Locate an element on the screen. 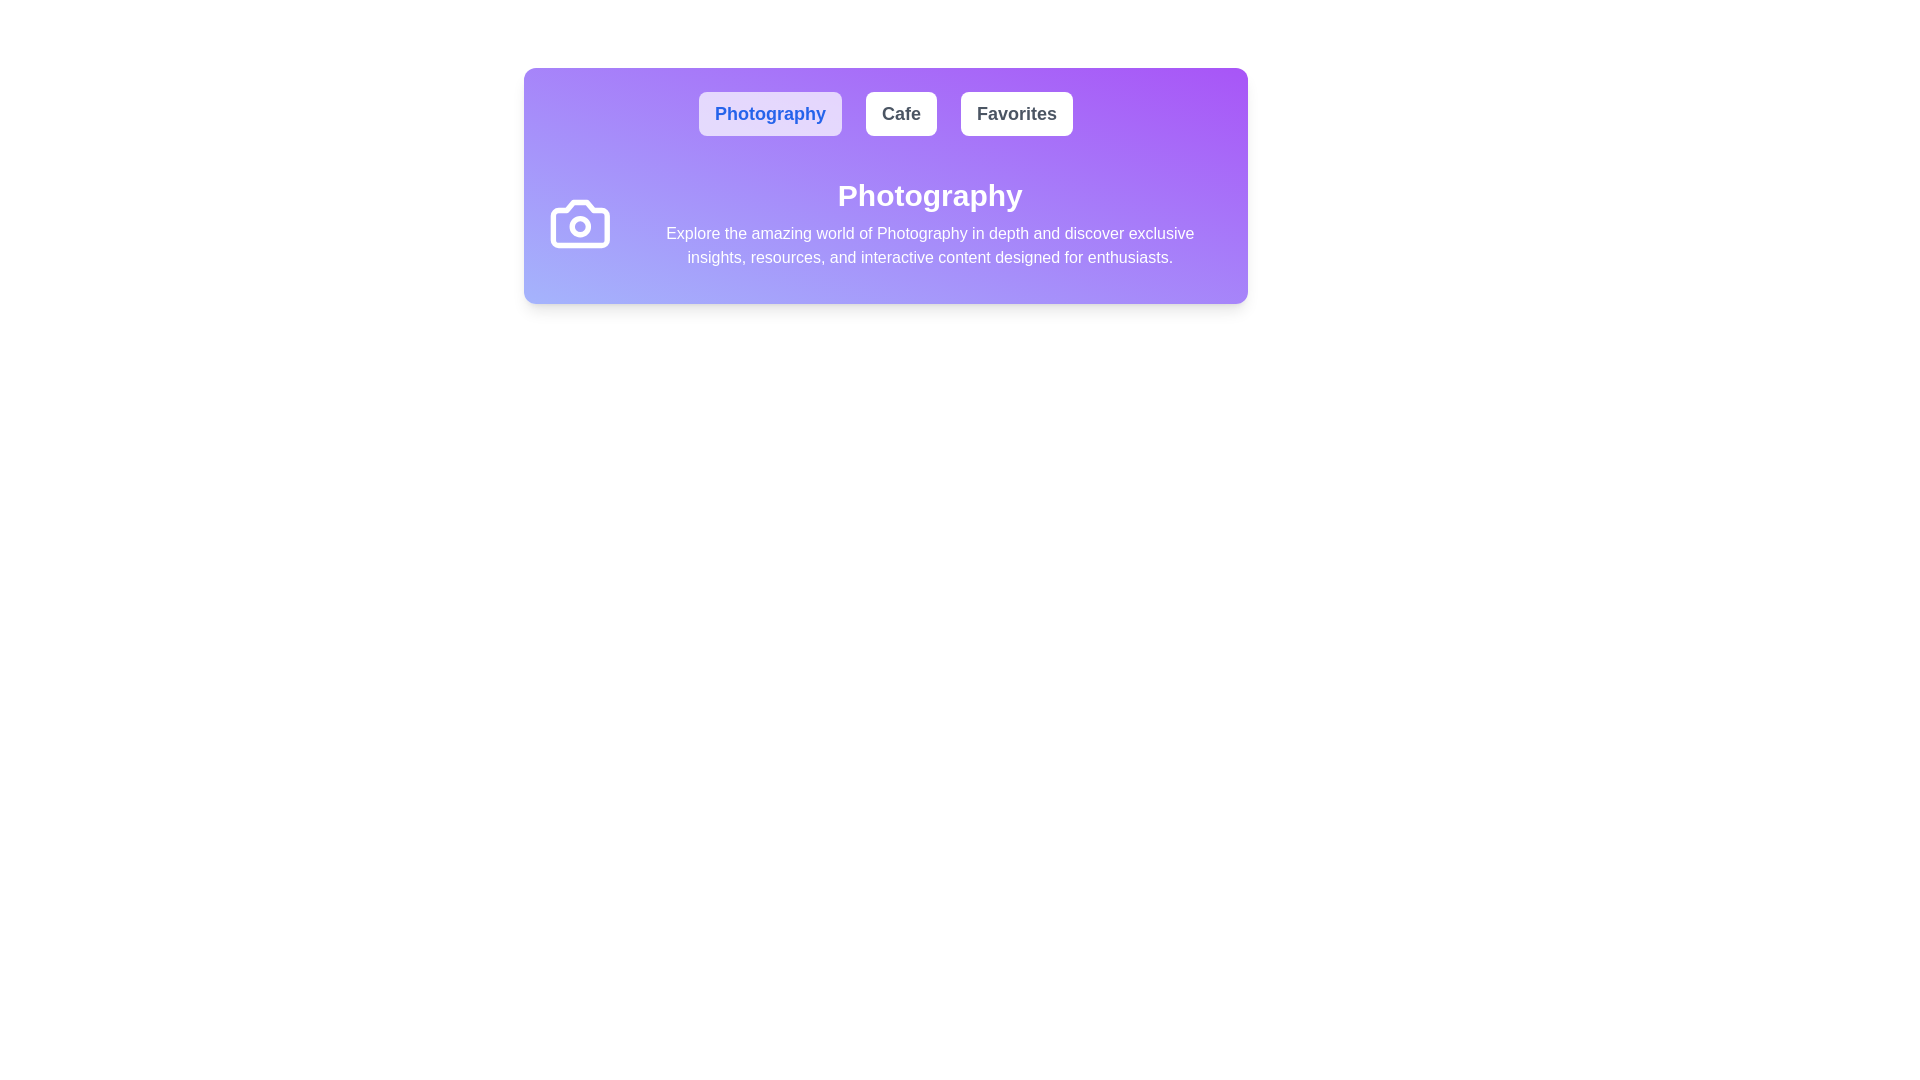 Image resolution: width=1920 pixels, height=1080 pixels. the outer outline of the camera icon, which is part of the 'Photography' section, featuring a white color scheme against a vibrant purple-gradient background is located at coordinates (579, 223).